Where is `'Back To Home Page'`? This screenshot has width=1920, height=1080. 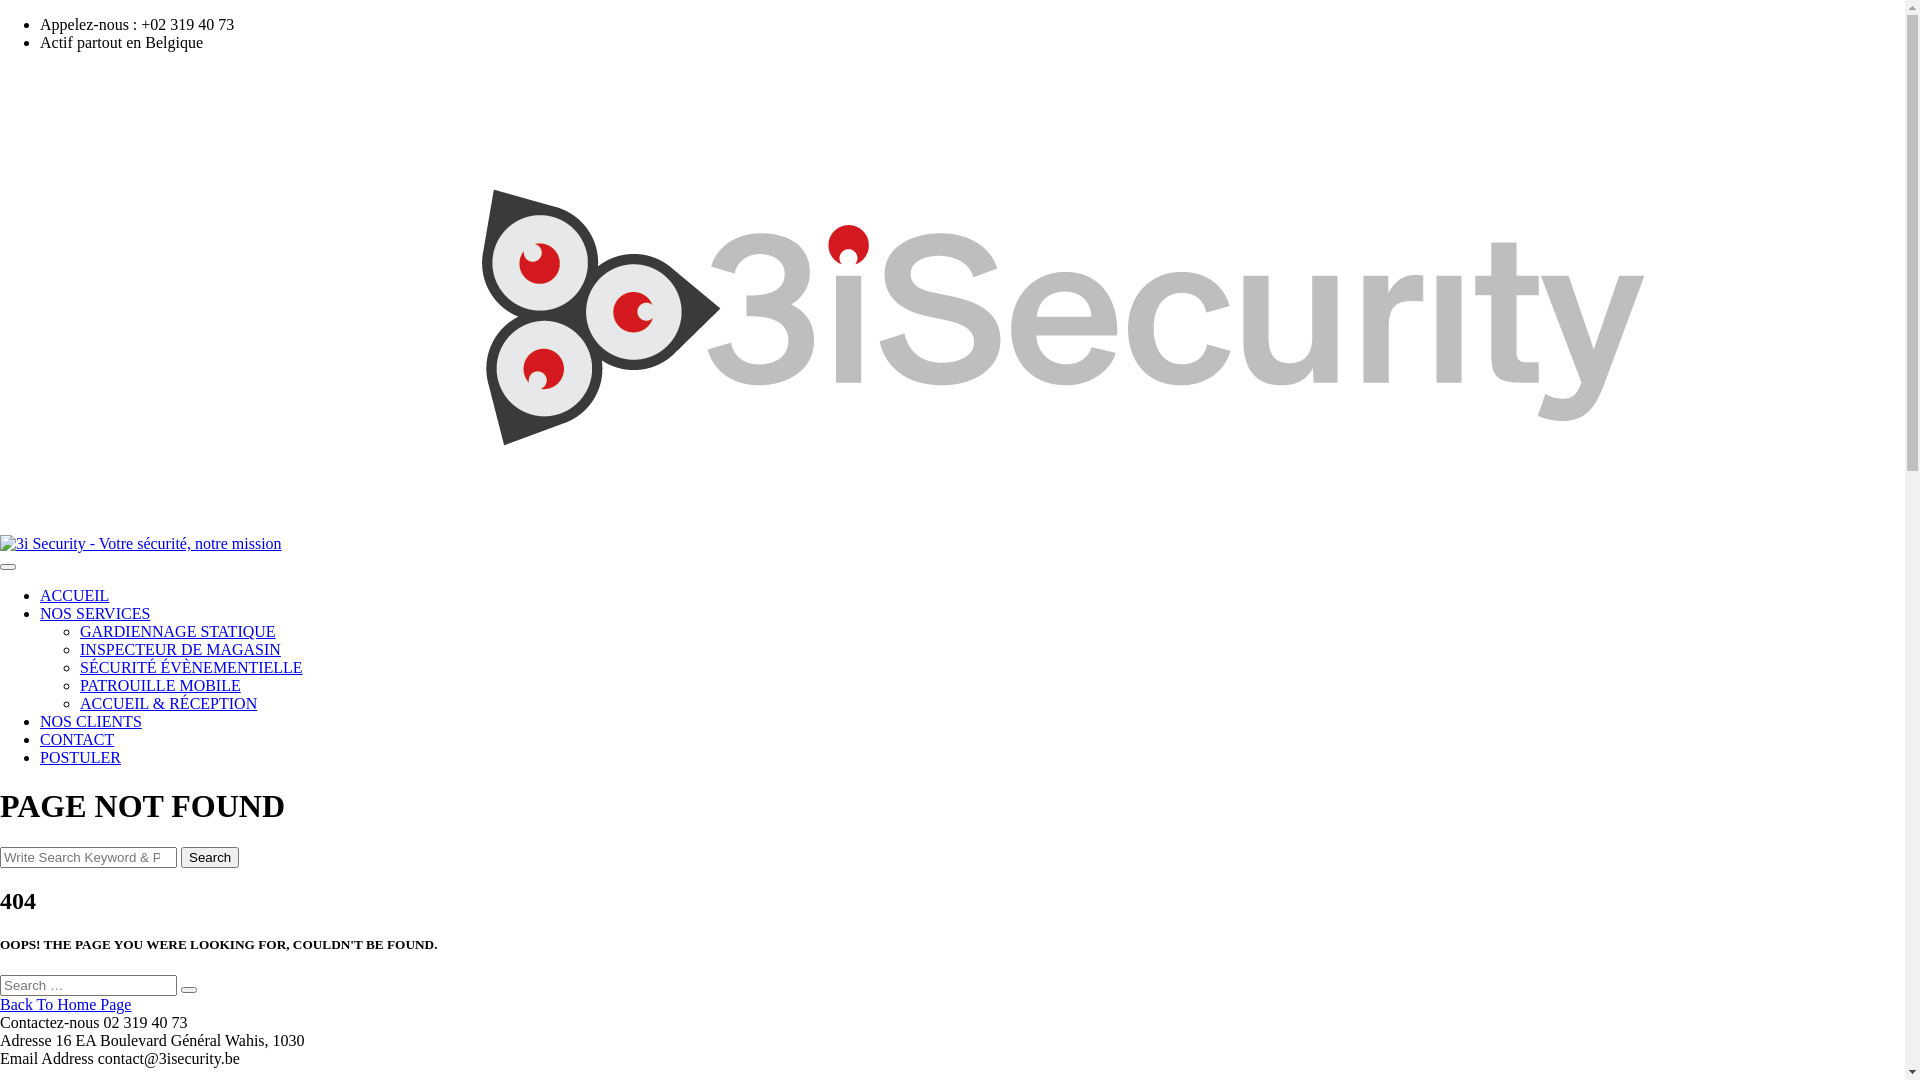
'Back To Home Page' is located at coordinates (65, 1004).